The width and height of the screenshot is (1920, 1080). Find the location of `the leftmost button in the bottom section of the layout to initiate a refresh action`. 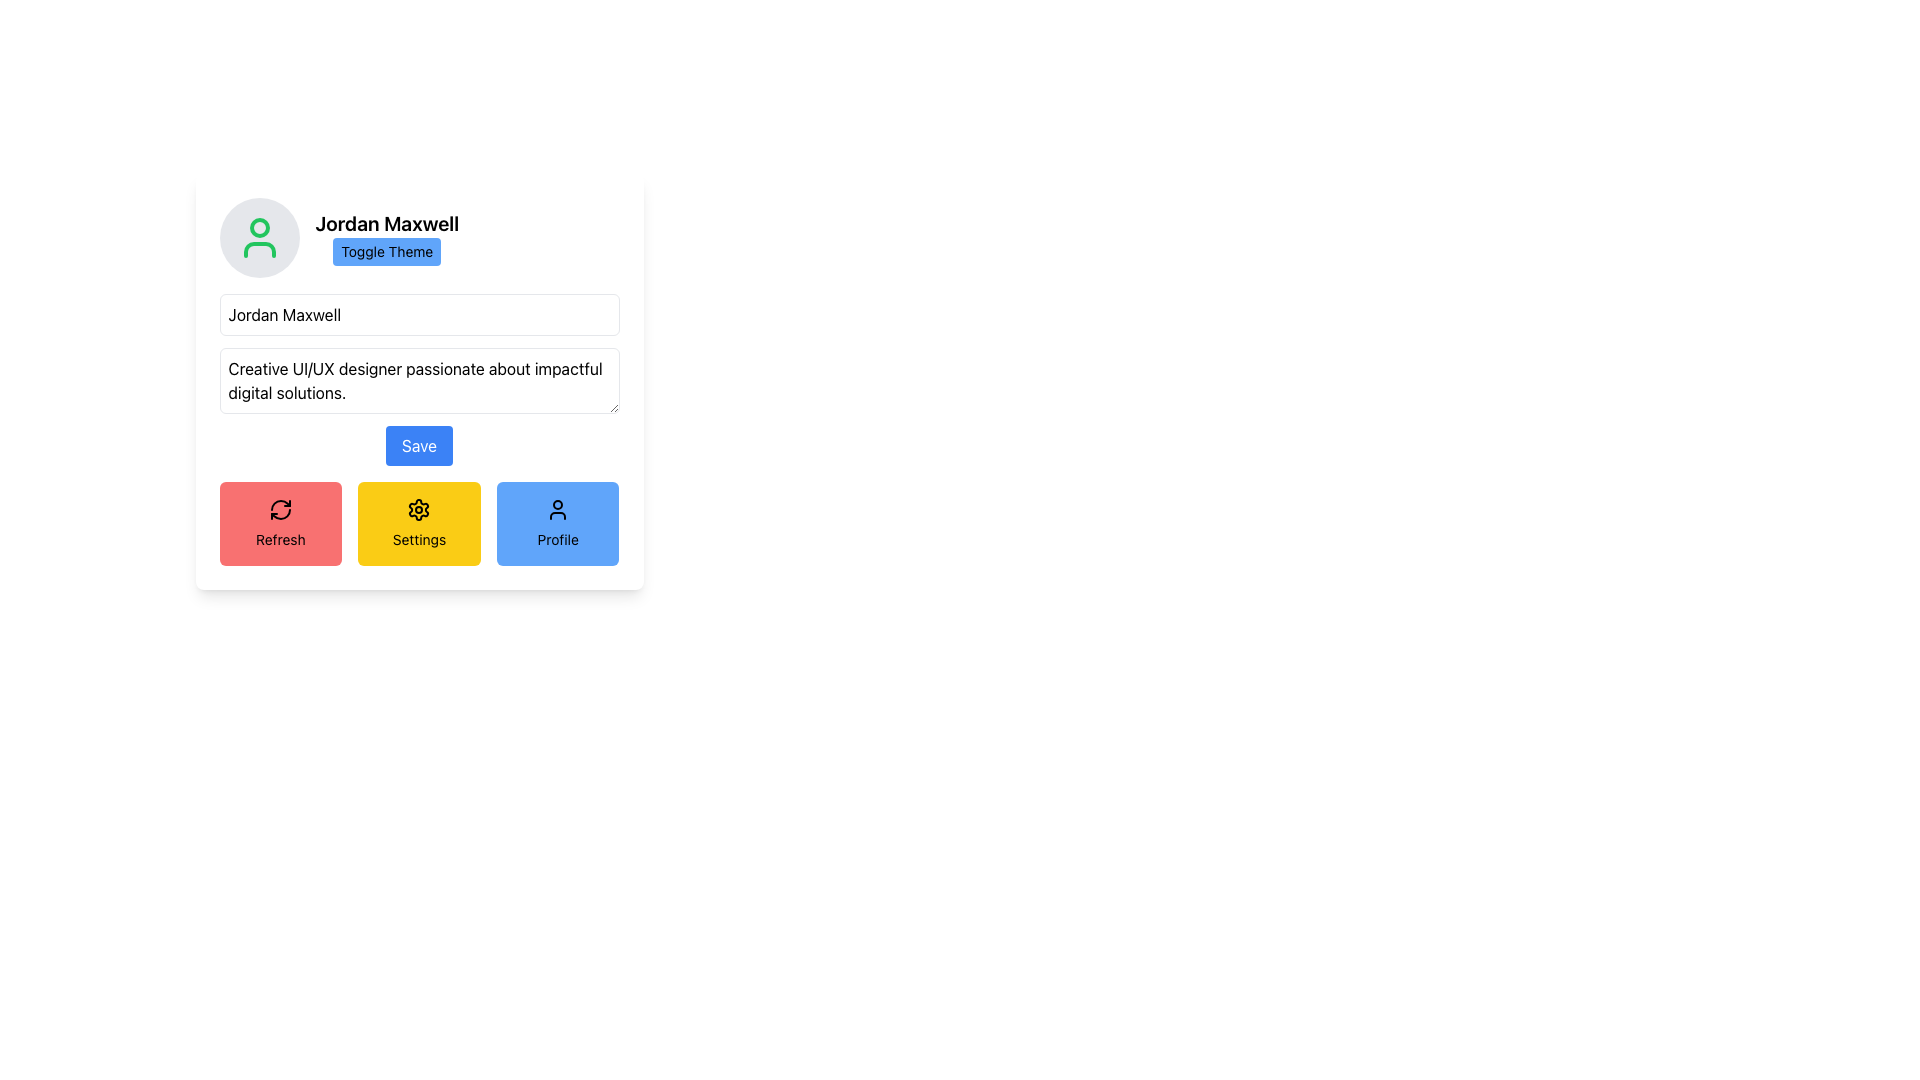

the leftmost button in the bottom section of the layout to initiate a refresh action is located at coordinates (279, 523).